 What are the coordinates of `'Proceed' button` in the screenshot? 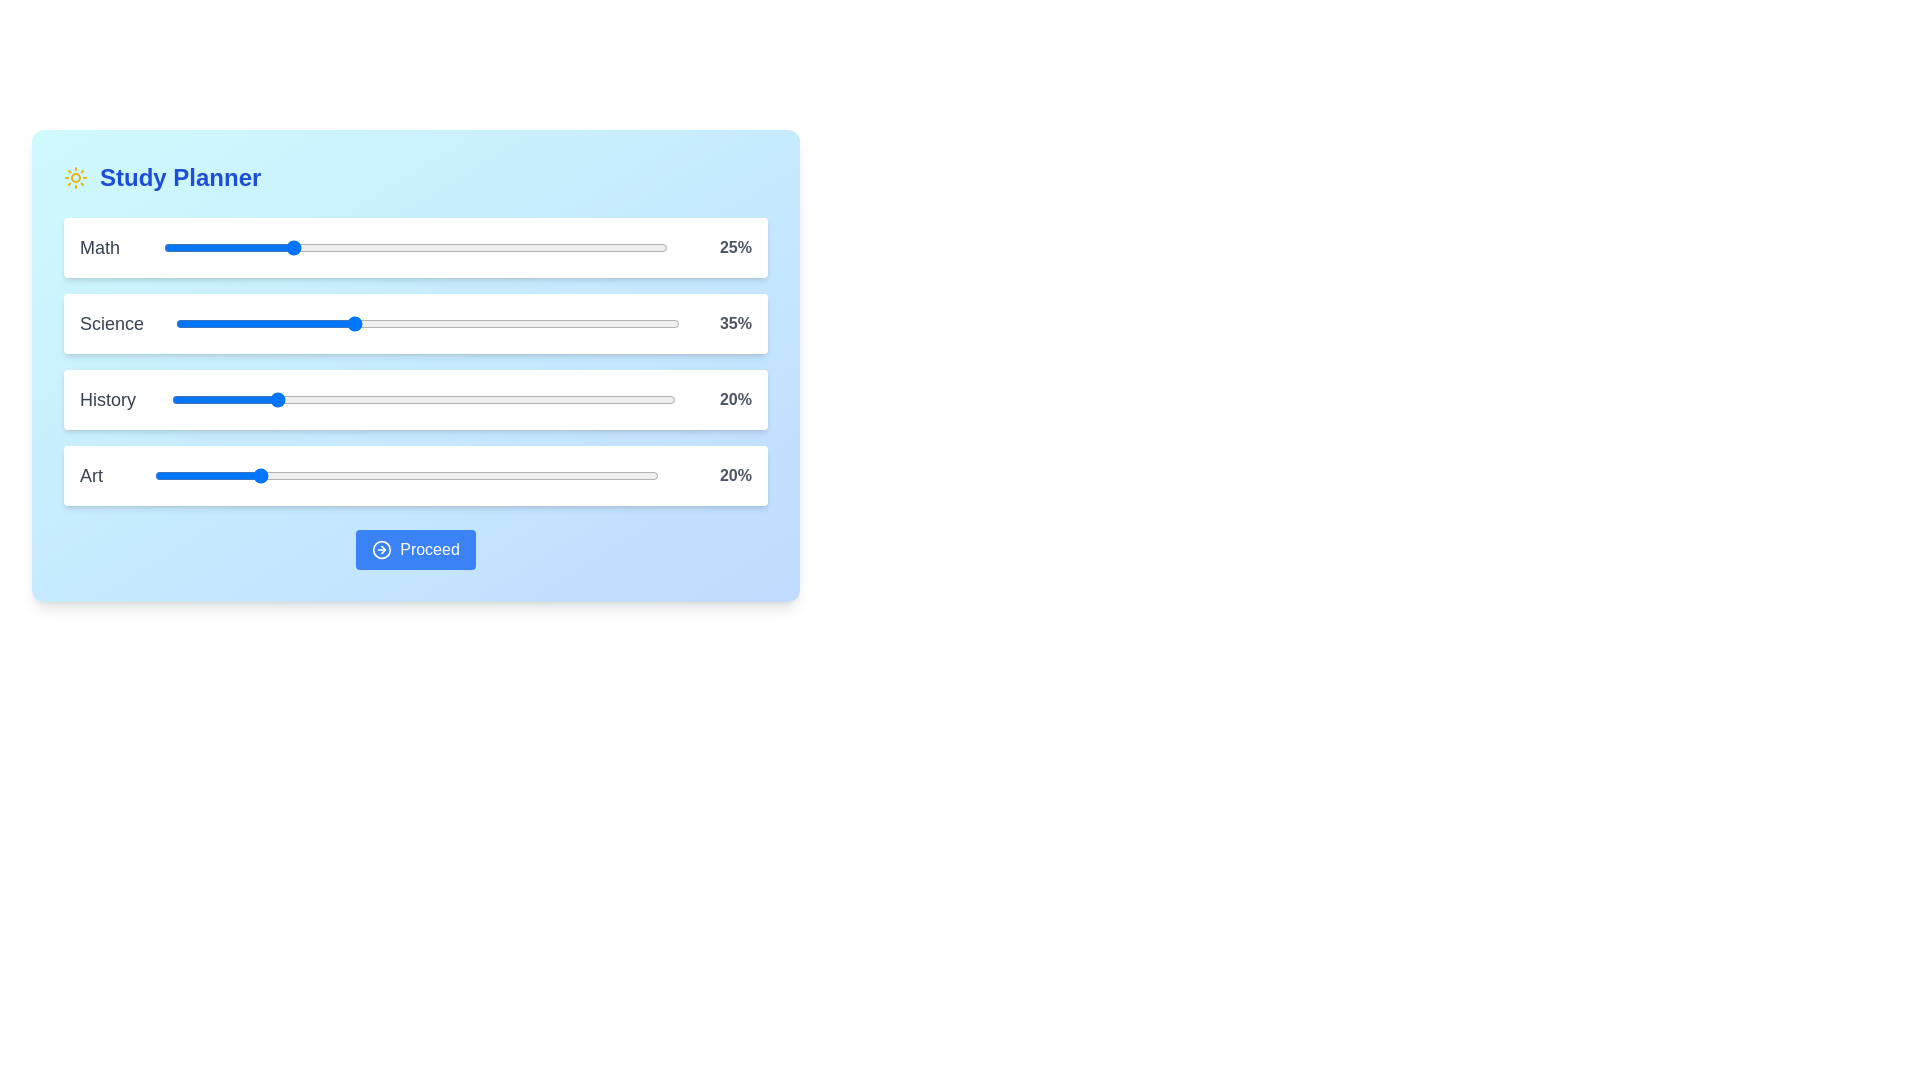 It's located at (415, 550).